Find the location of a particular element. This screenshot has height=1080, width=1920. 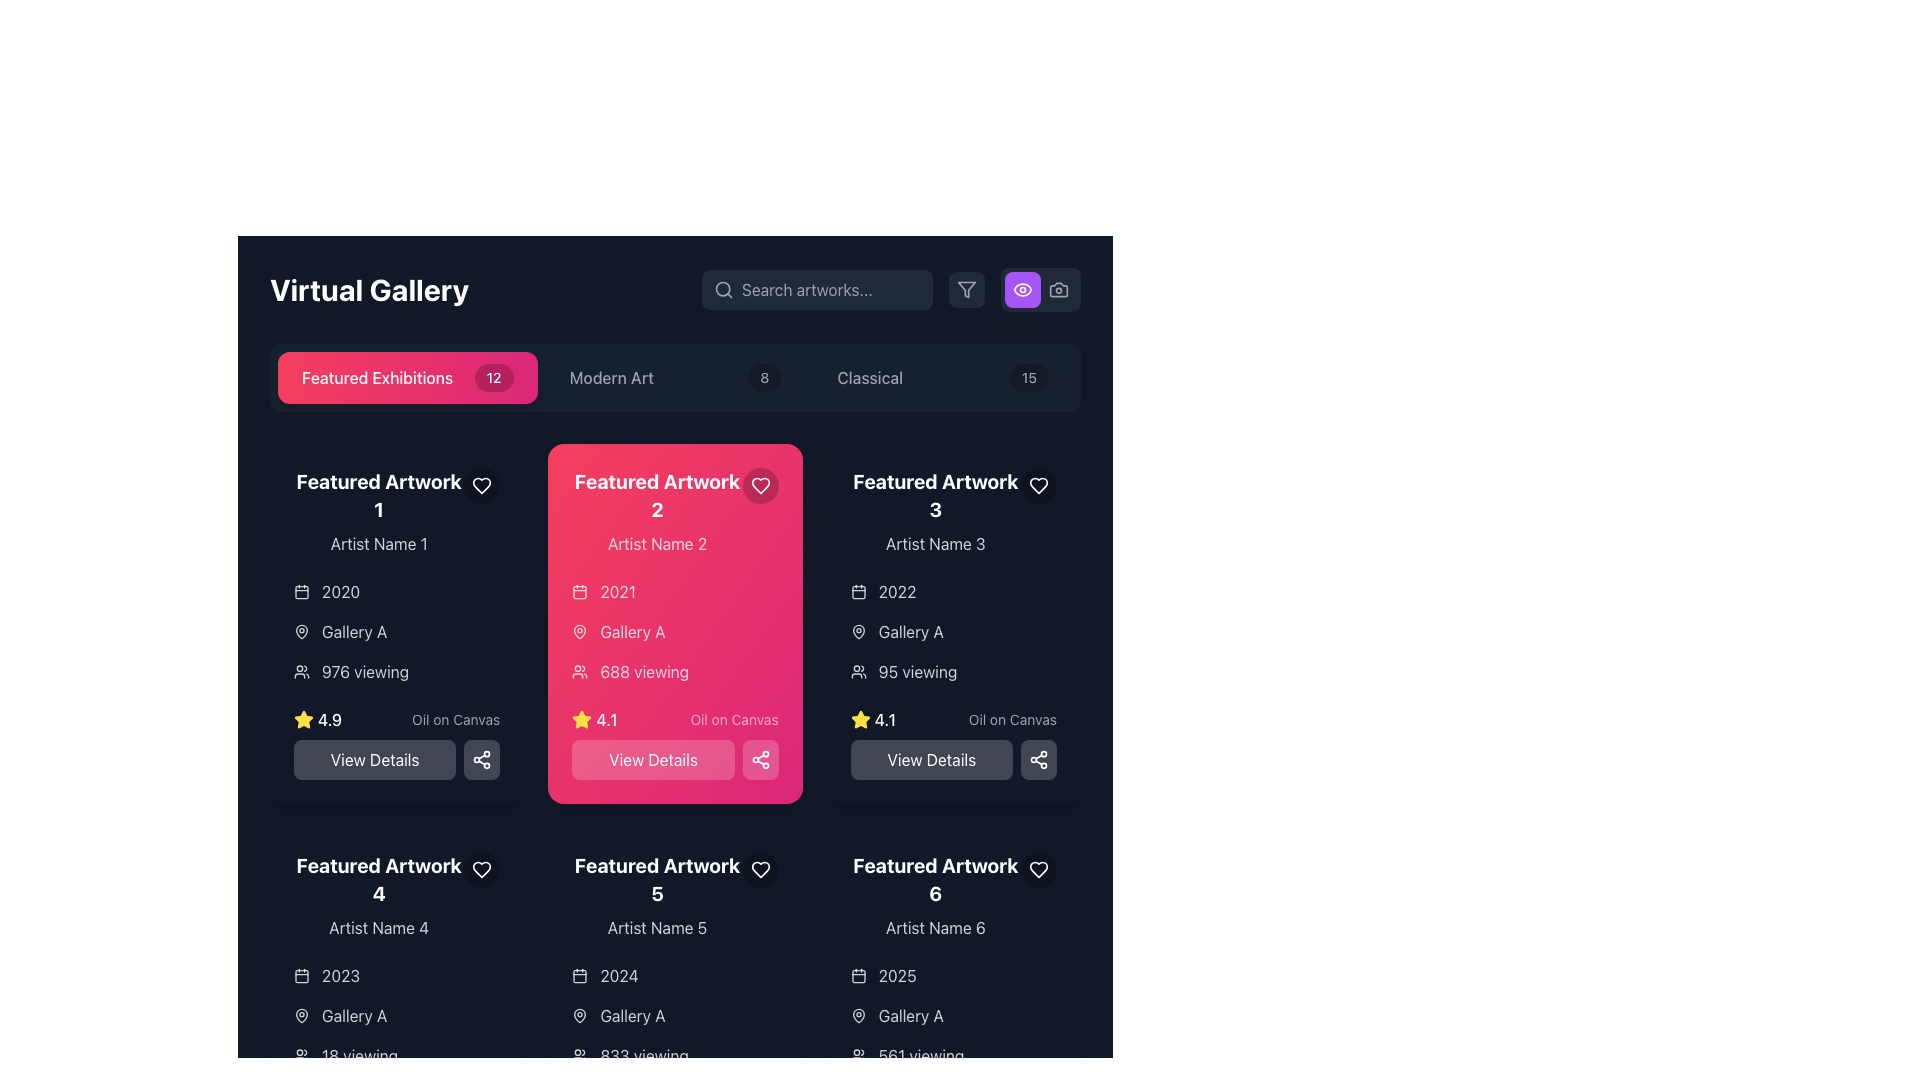

displayed information from the Text Information Block labeled 'Featured Artwork 5', which includes the heading and artist name, centered vertically within a dark background is located at coordinates (657, 894).